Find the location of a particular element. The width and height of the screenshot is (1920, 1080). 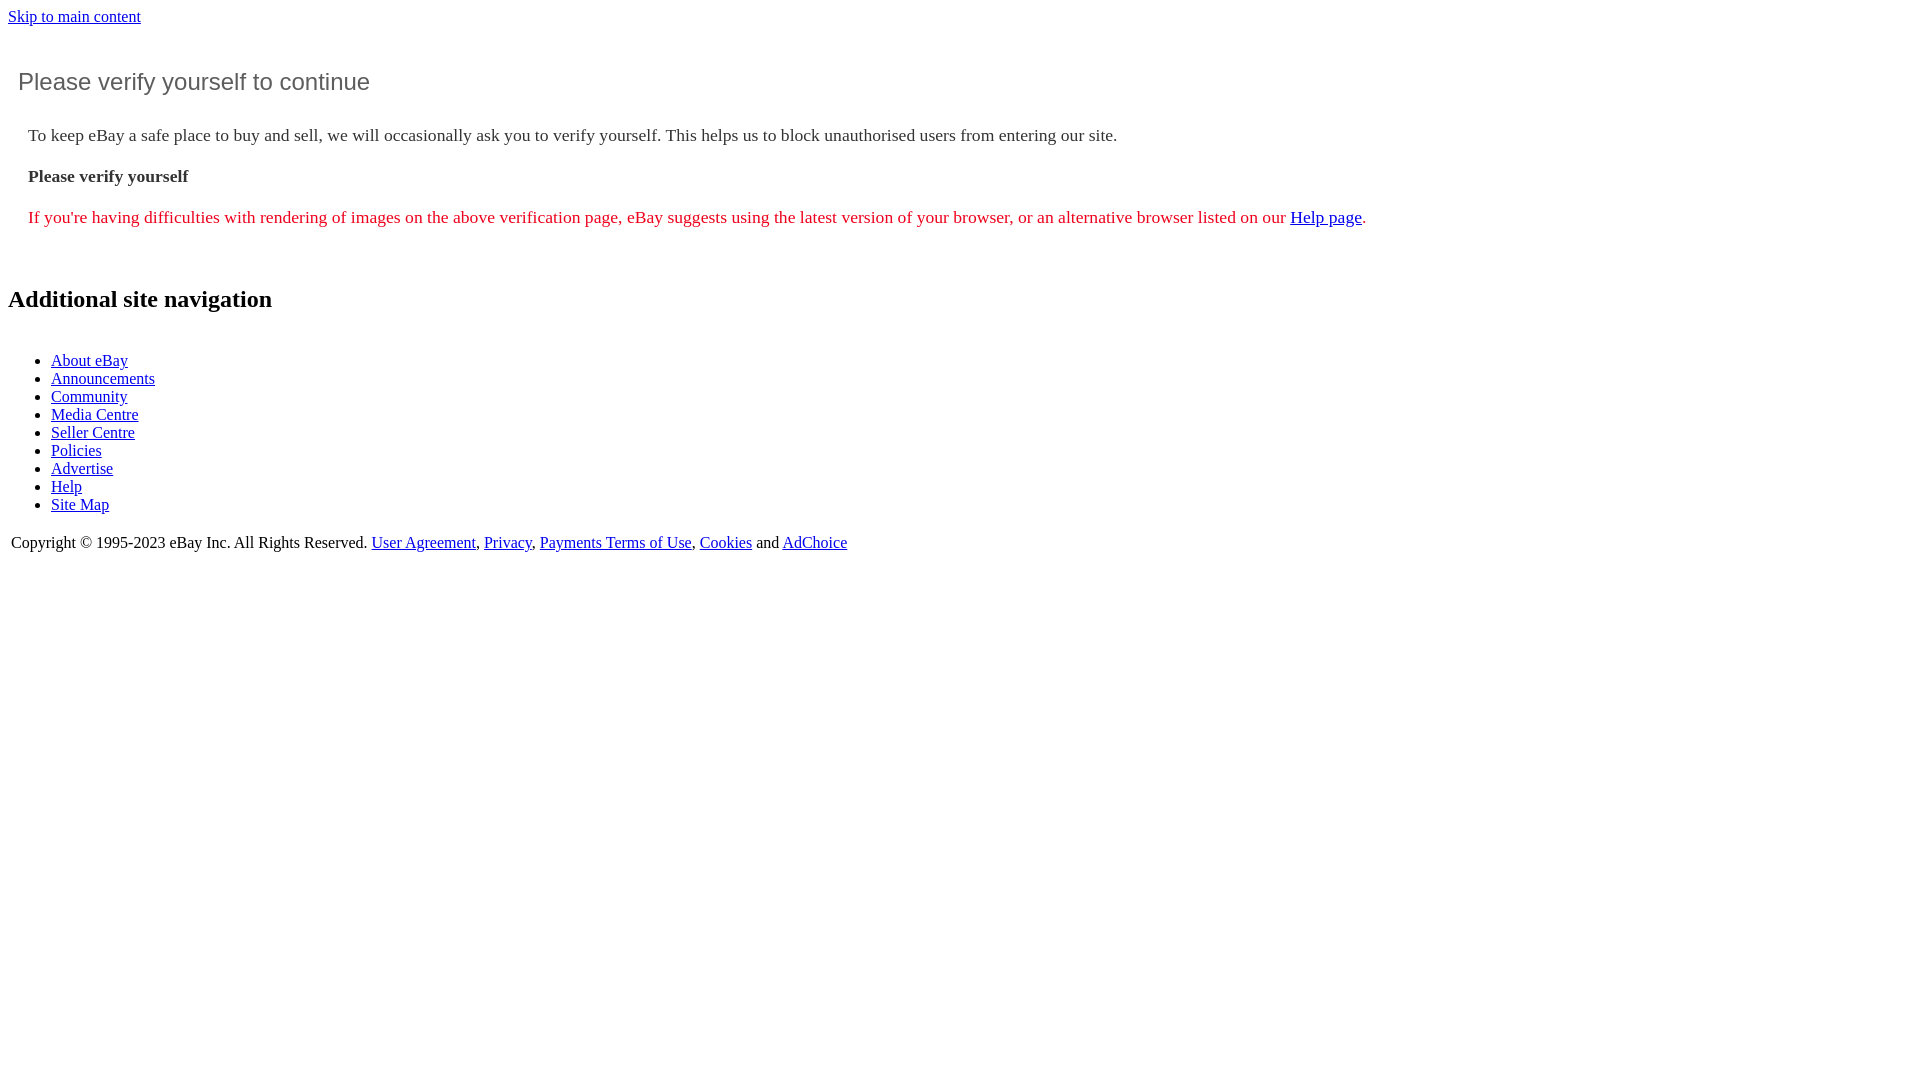

'Payments Terms of Use' is located at coordinates (539, 542).